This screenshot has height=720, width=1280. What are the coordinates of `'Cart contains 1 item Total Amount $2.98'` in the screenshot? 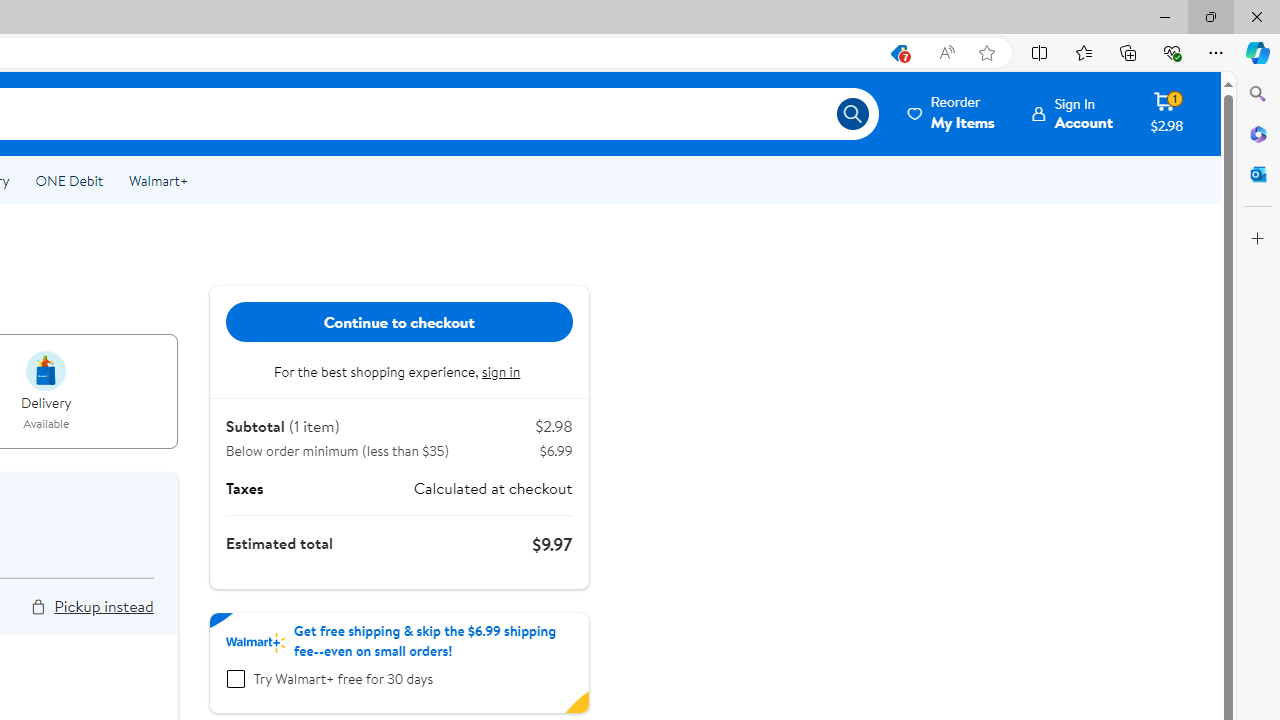 It's located at (1166, 113).